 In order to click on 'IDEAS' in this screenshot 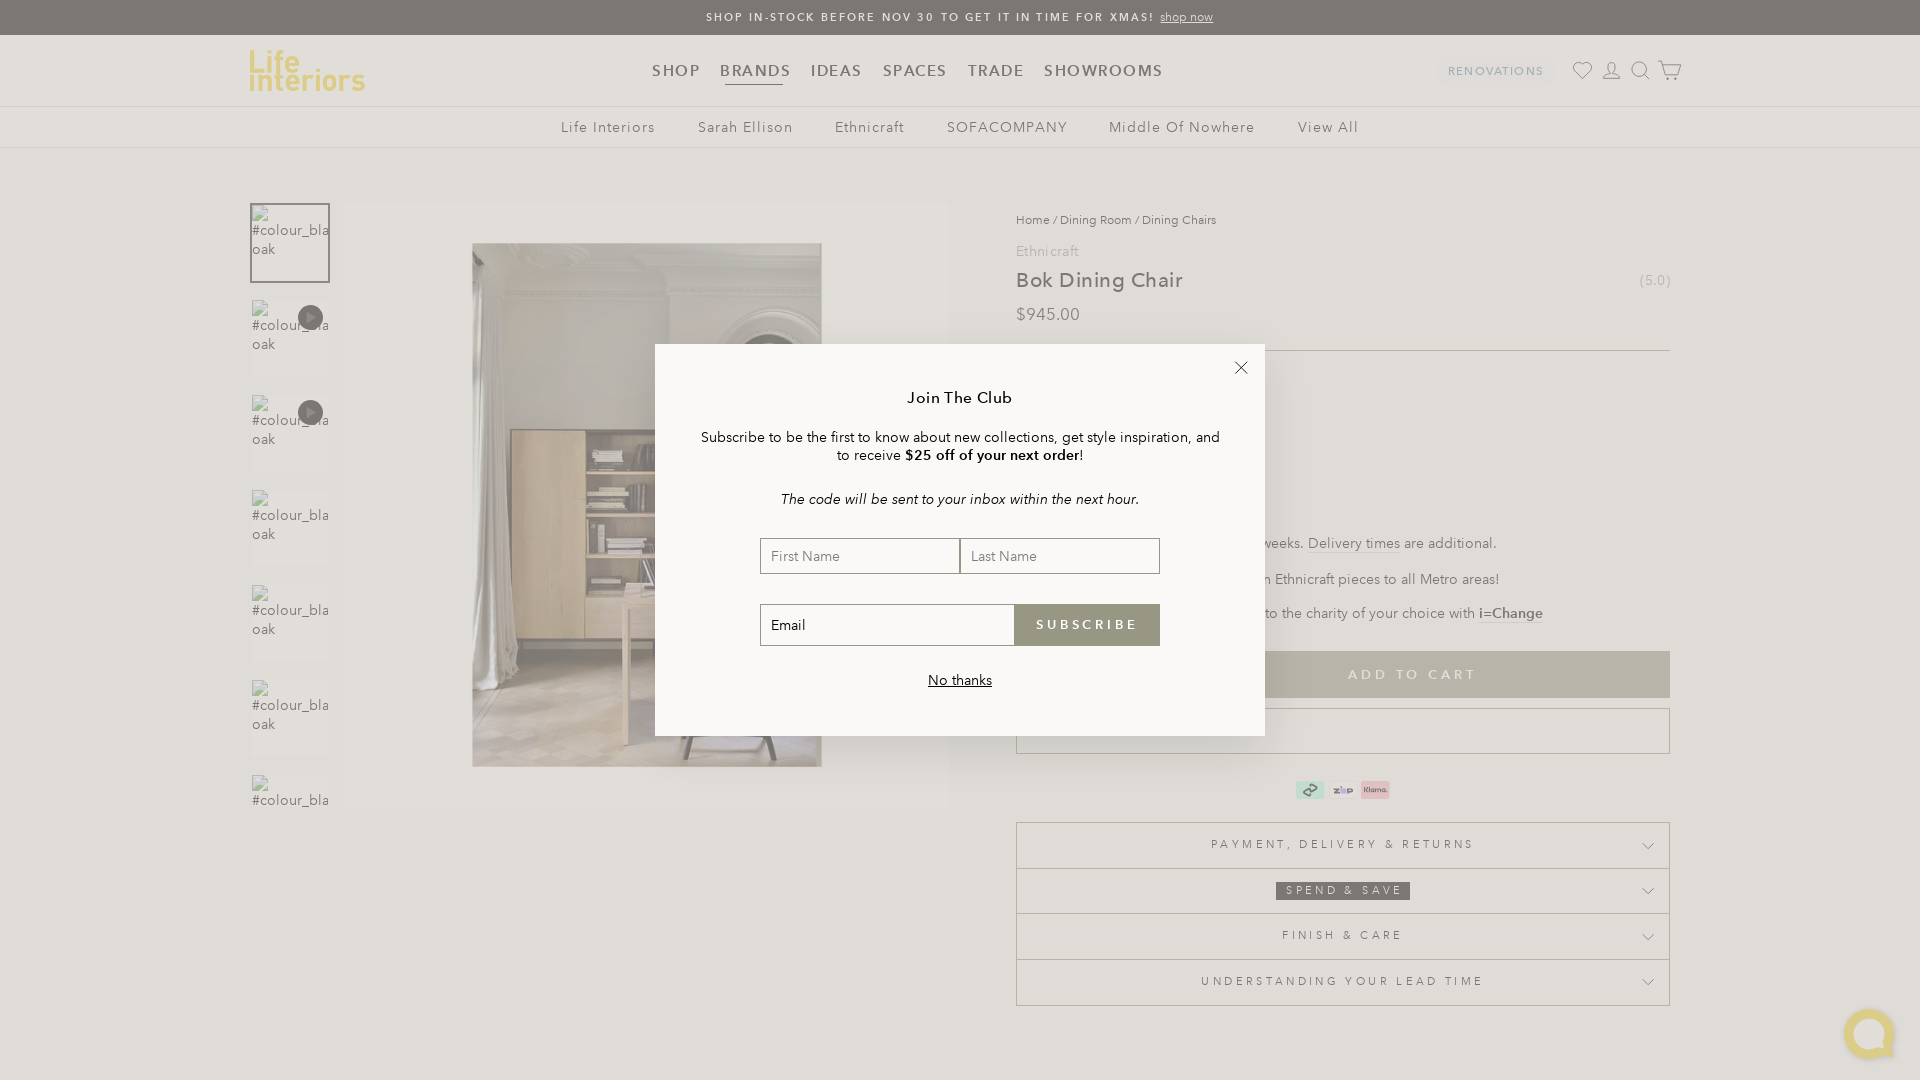, I will do `click(836, 69)`.